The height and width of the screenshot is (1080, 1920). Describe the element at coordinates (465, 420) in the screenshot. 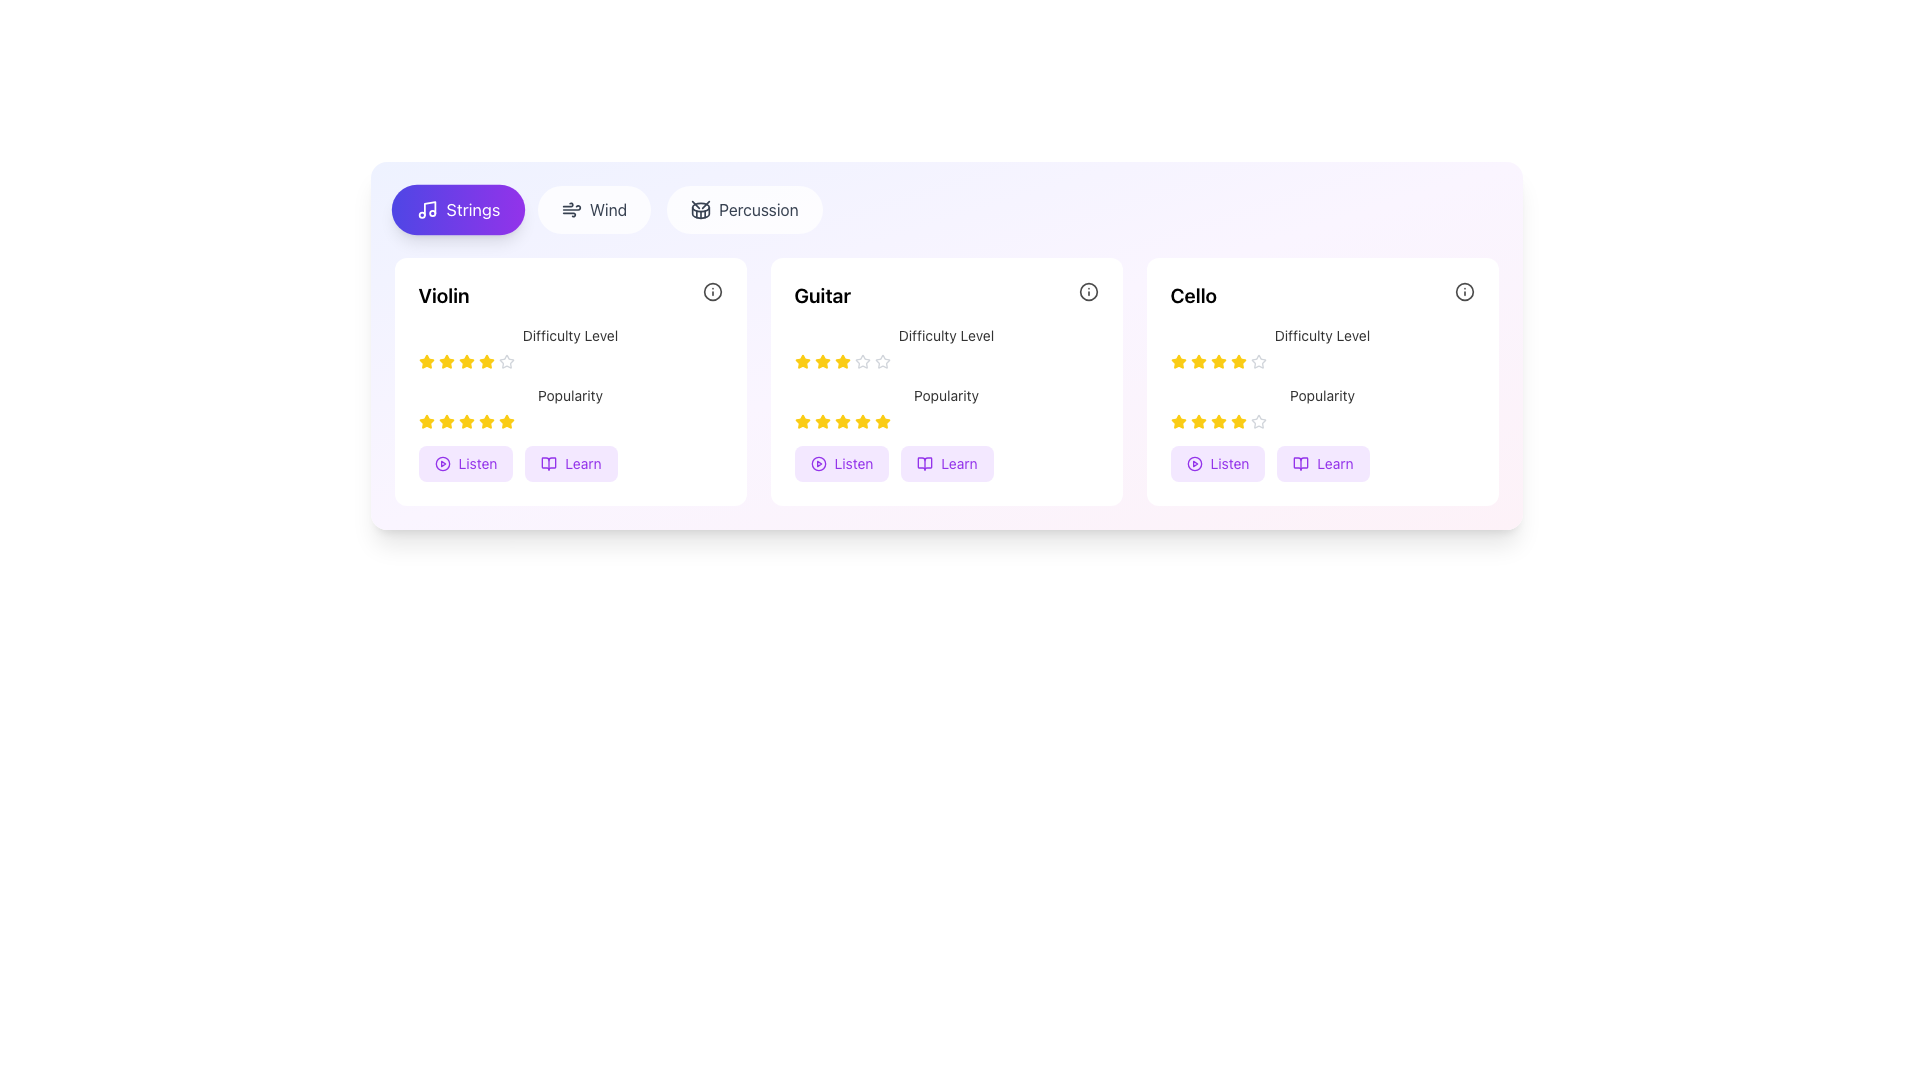

I see `the third star in the popularity rating section of the 'Violin' card` at that location.